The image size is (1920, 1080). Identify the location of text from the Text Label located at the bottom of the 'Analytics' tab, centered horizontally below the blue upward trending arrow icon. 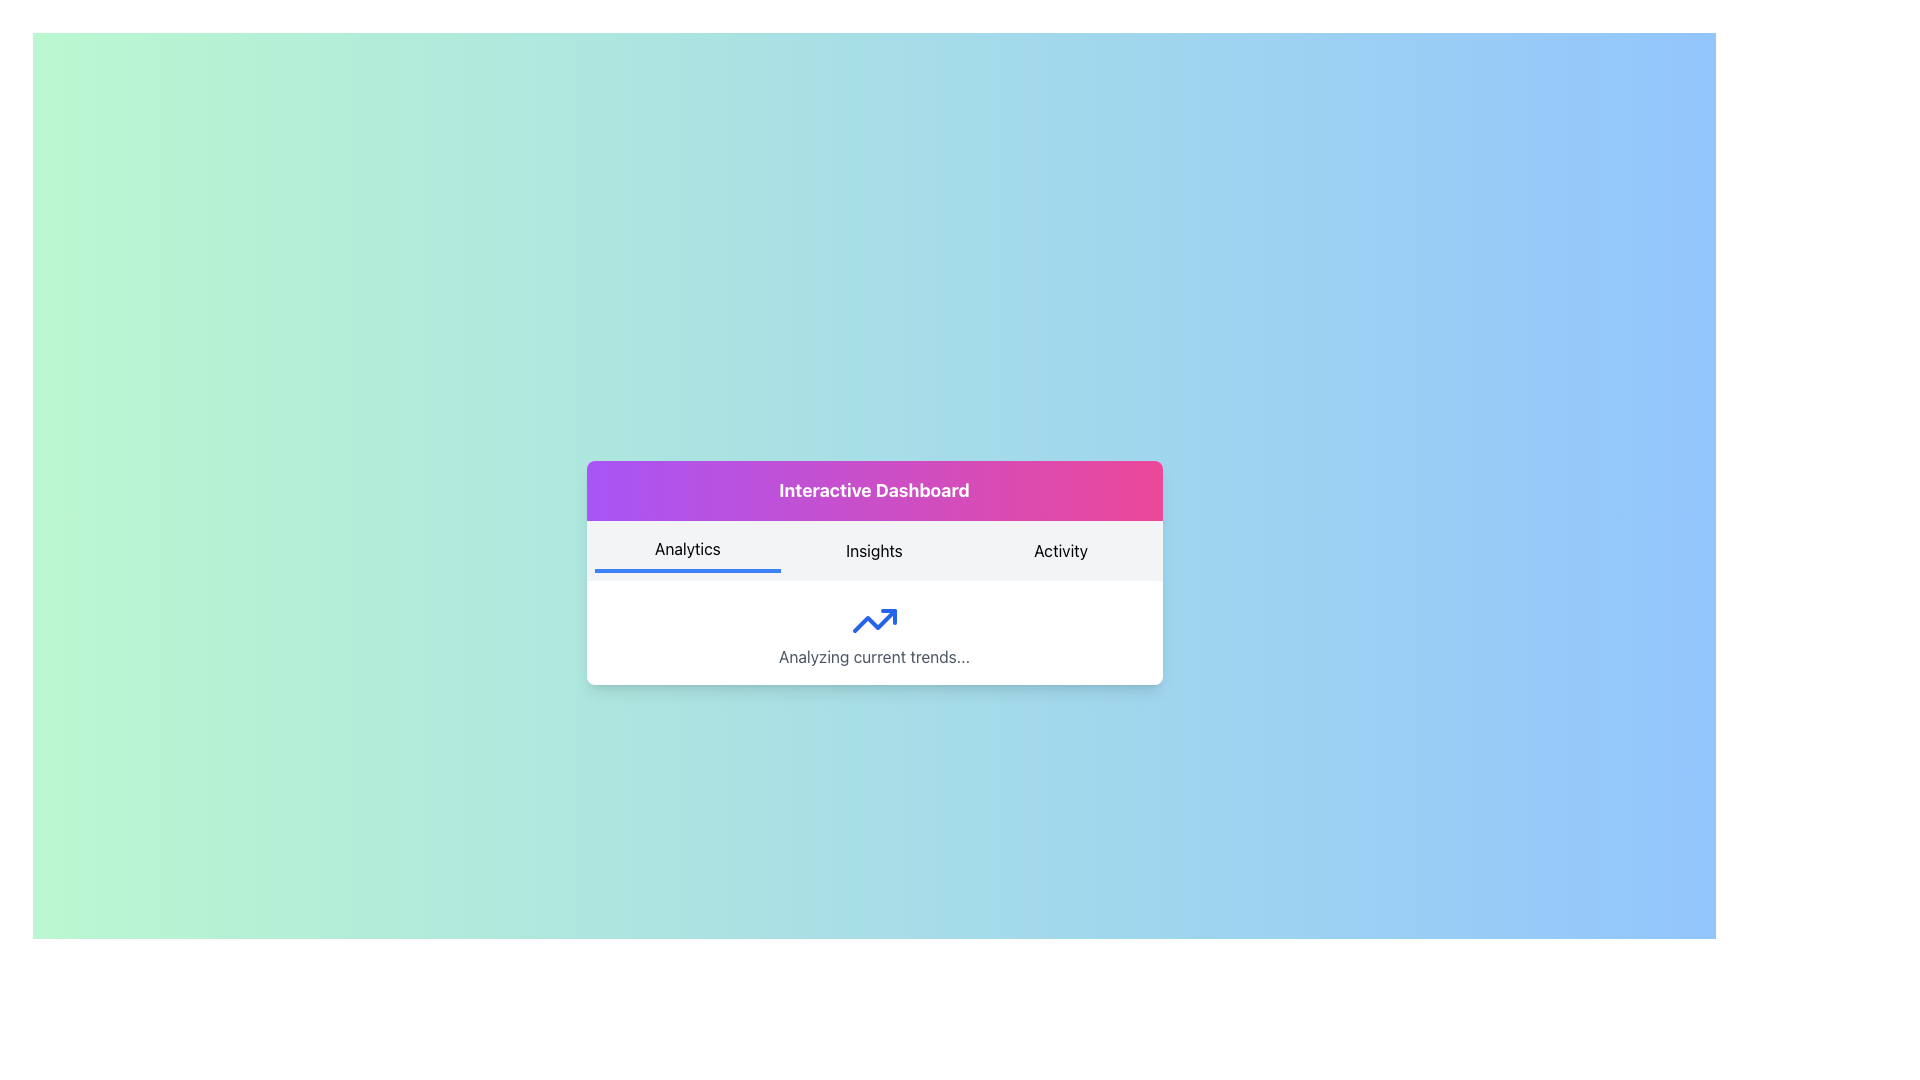
(874, 656).